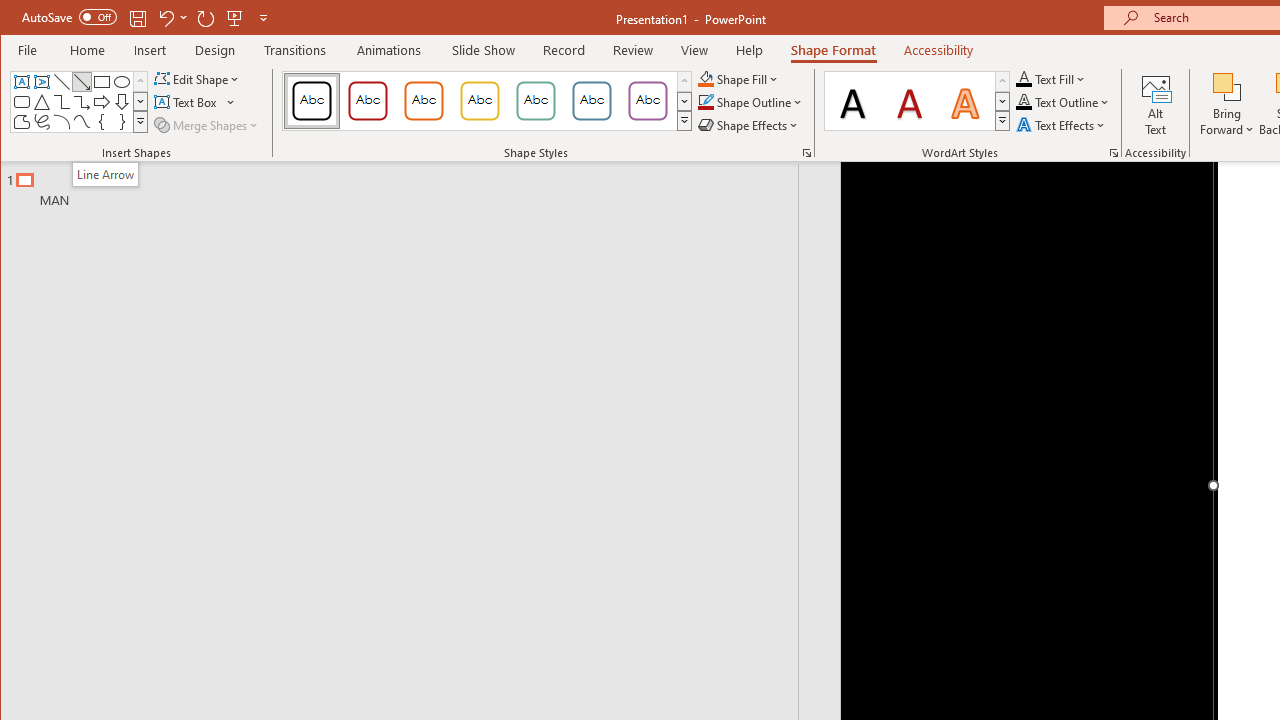 The width and height of the screenshot is (1280, 720). I want to click on 'Merge Shapes', so click(208, 125).